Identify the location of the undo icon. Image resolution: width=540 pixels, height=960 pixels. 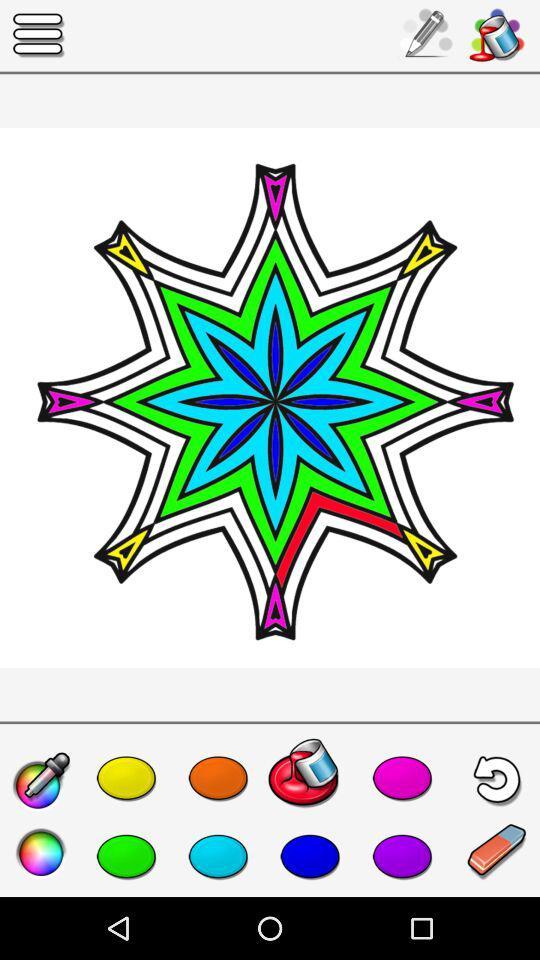
(496, 779).